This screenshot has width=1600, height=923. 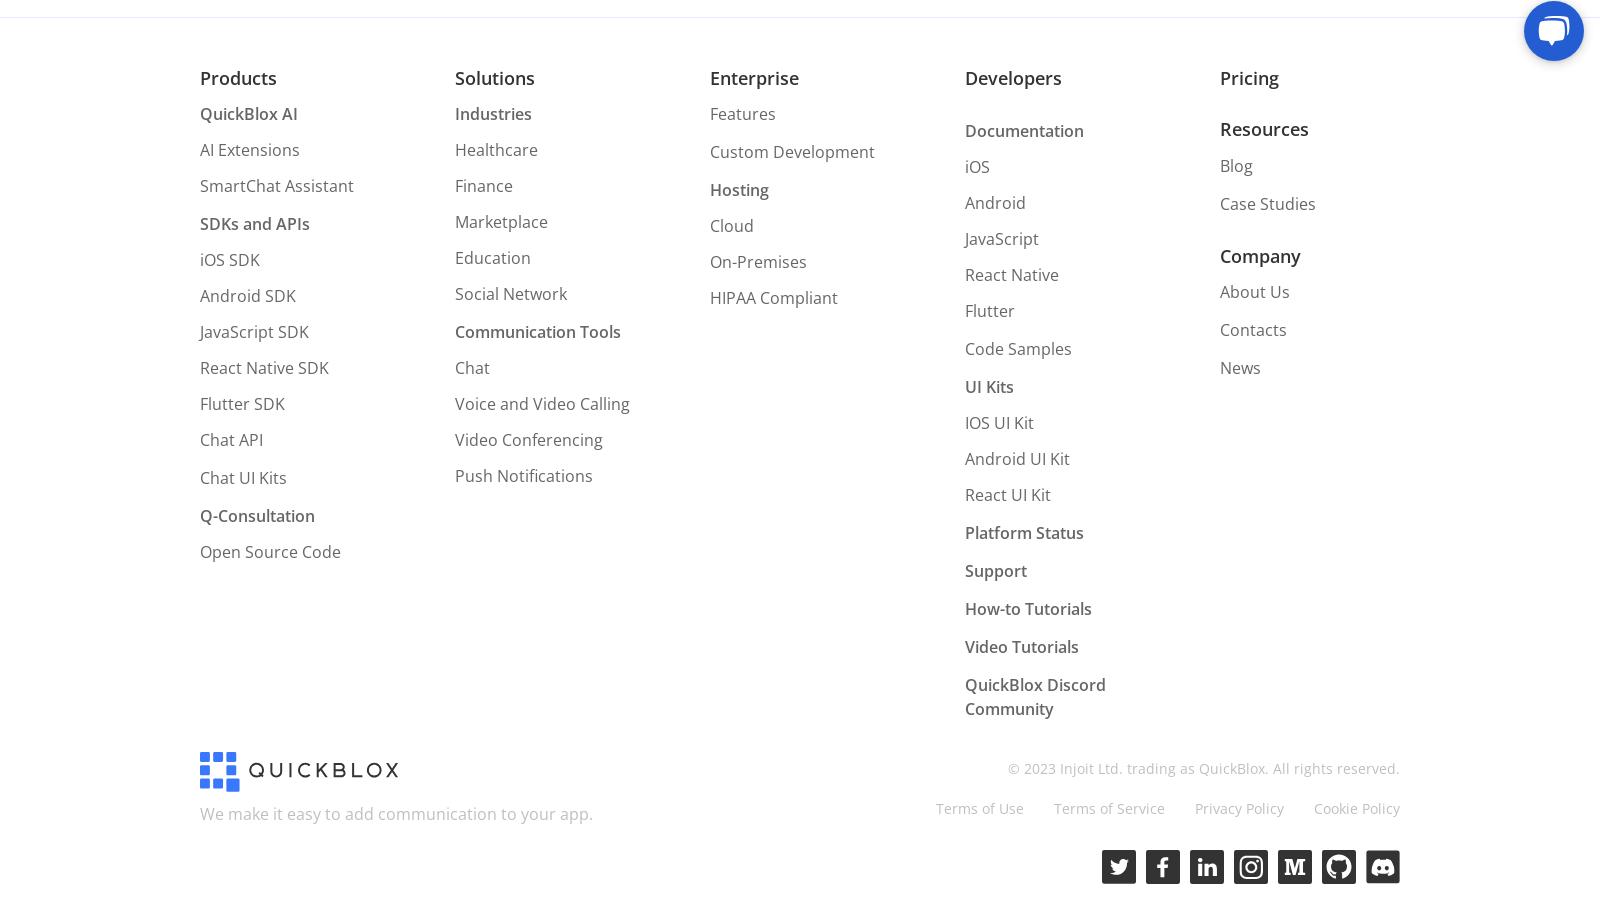 What do you see at coordinates (243, 477) in the screenshot?
I see `'Chat UI Kits'` at bounding box center [243, 477].